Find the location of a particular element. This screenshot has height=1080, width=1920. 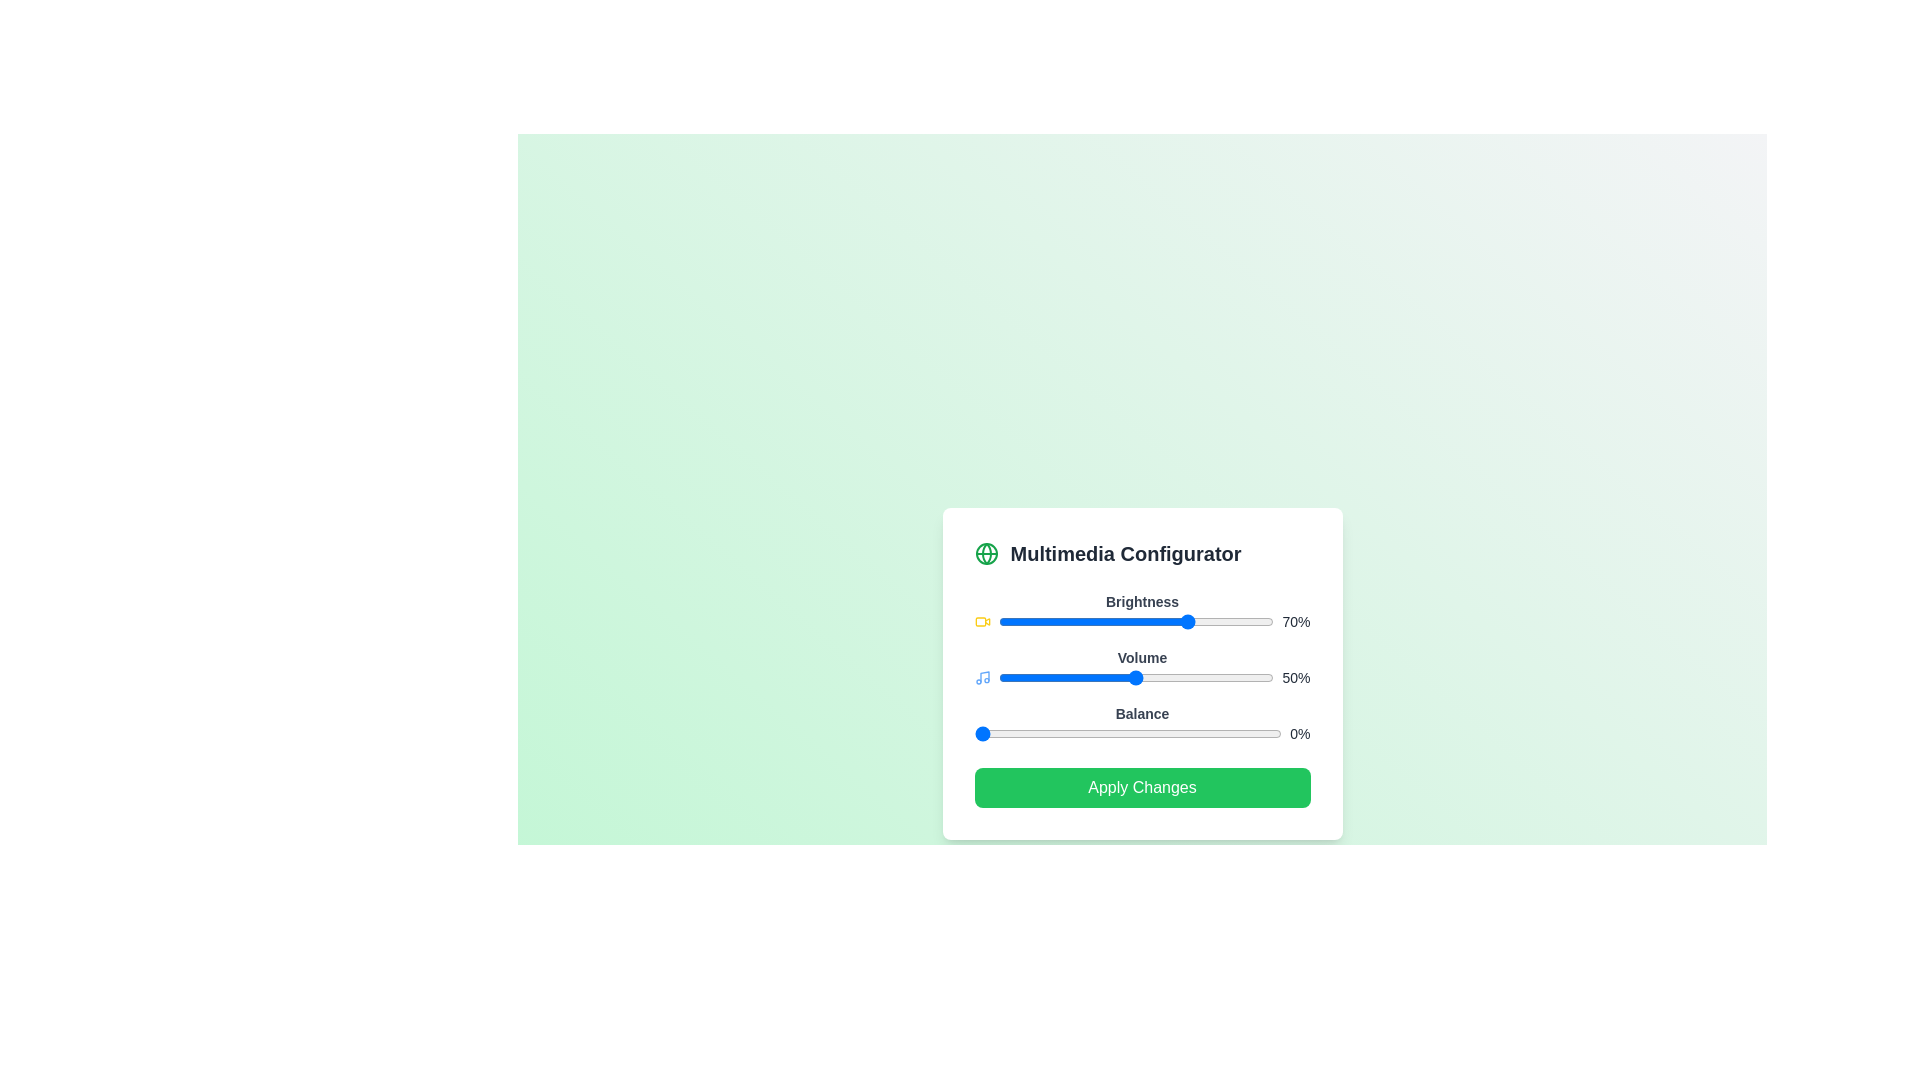

the Brightness slider to observe its interactive response is located at coordinates (1136, 620).